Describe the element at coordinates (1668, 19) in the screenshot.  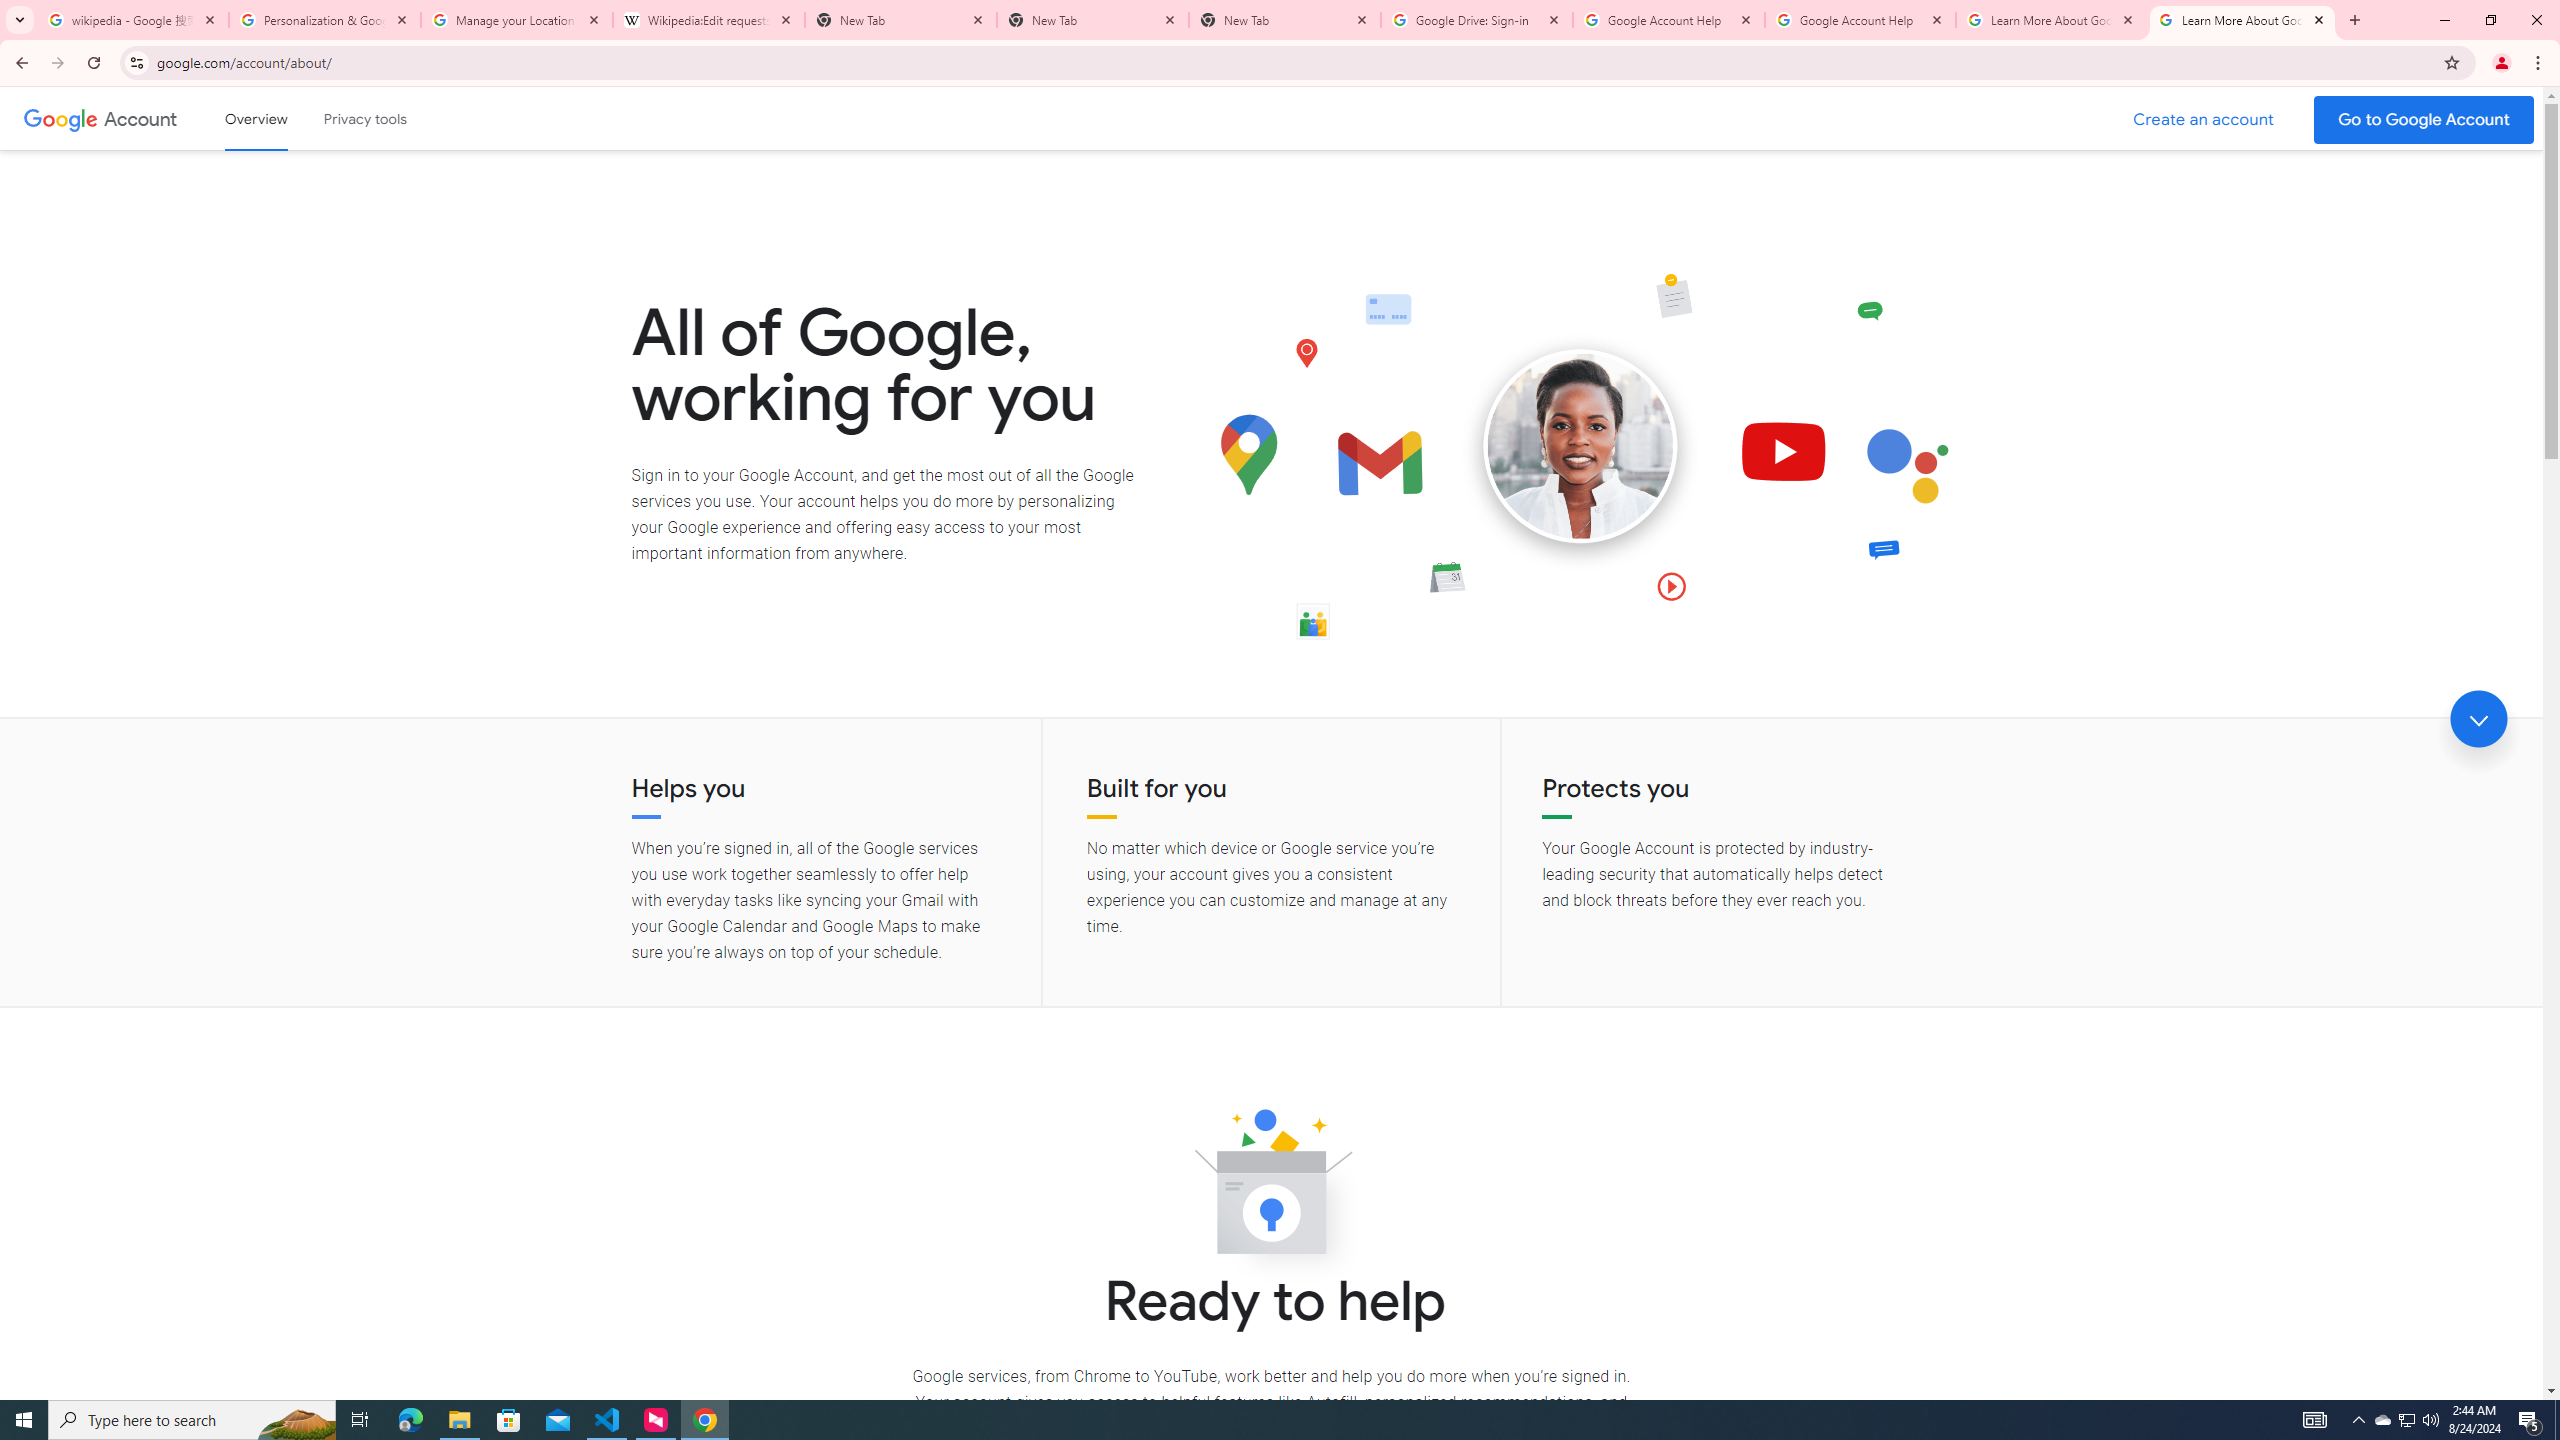
I see `'Google Account Help'` at that location.